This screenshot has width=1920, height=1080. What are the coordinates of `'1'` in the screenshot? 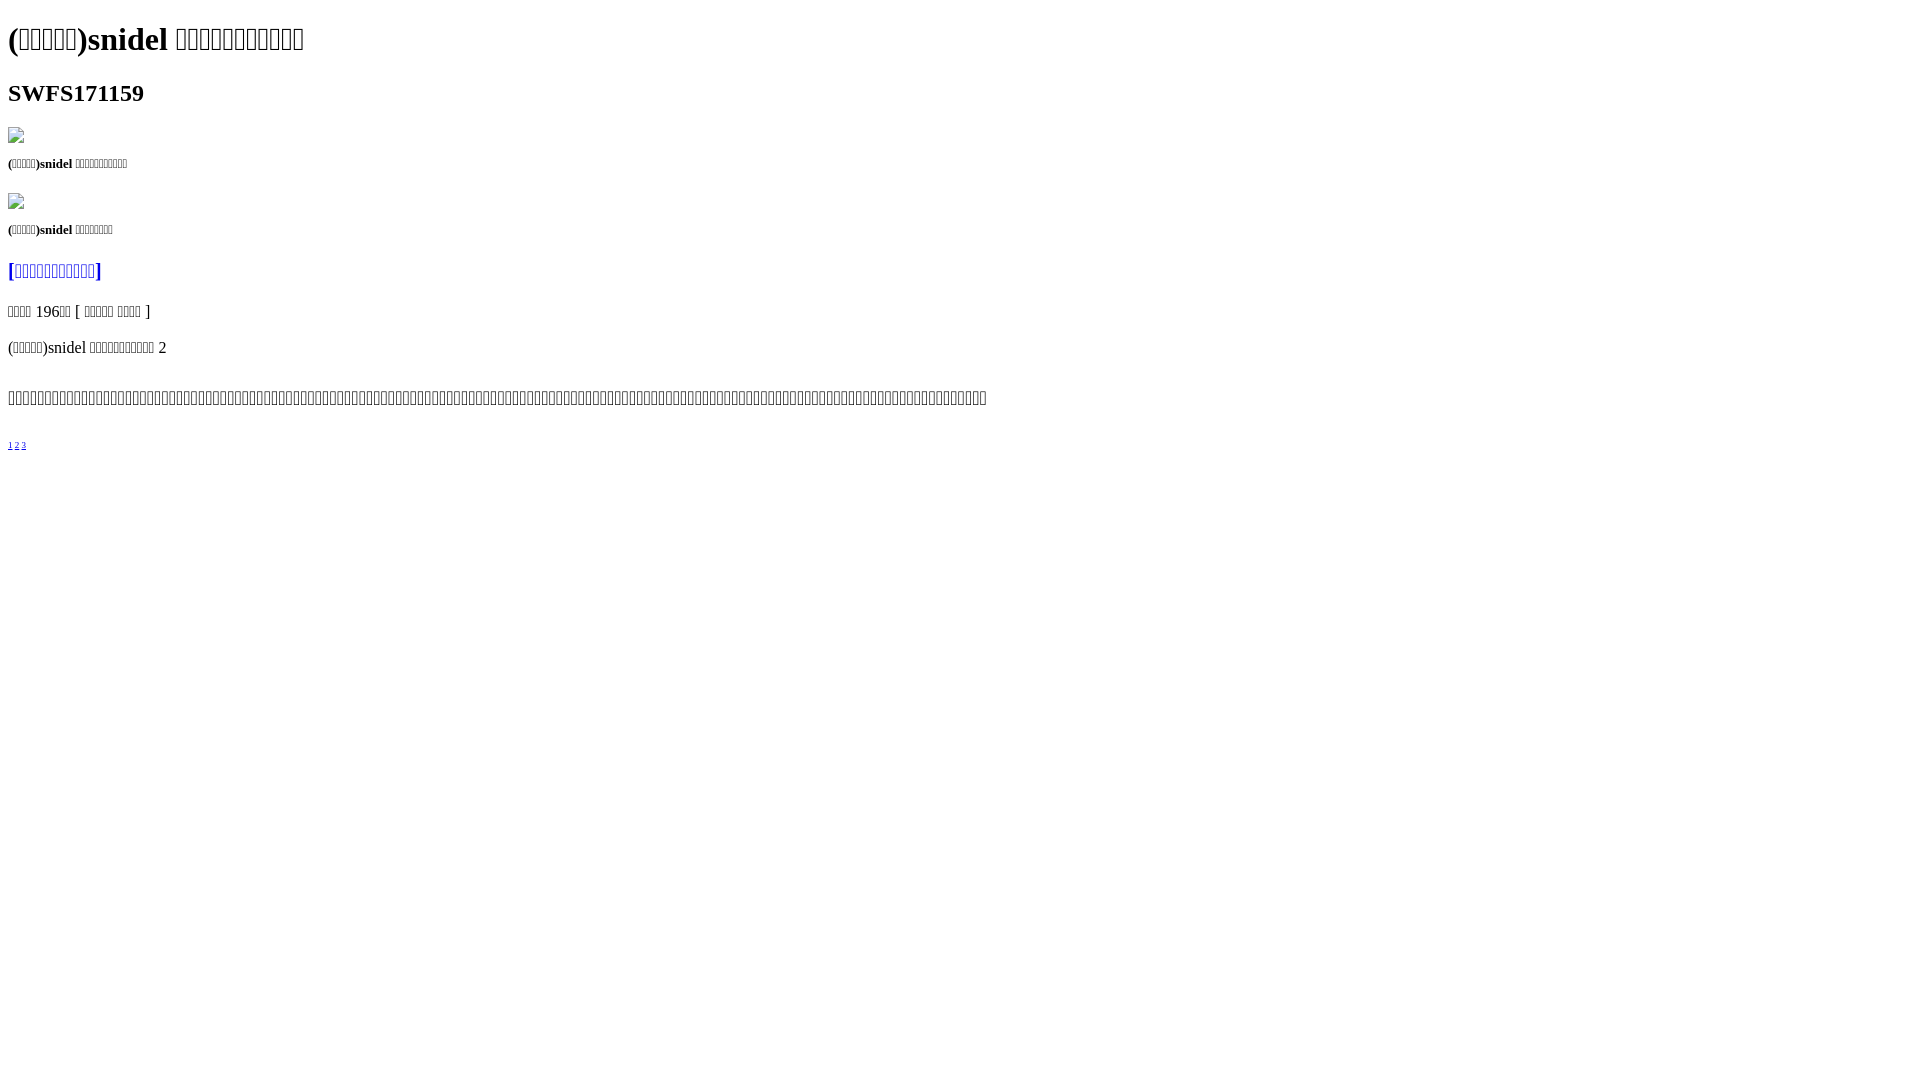 It's located at (8, 443).